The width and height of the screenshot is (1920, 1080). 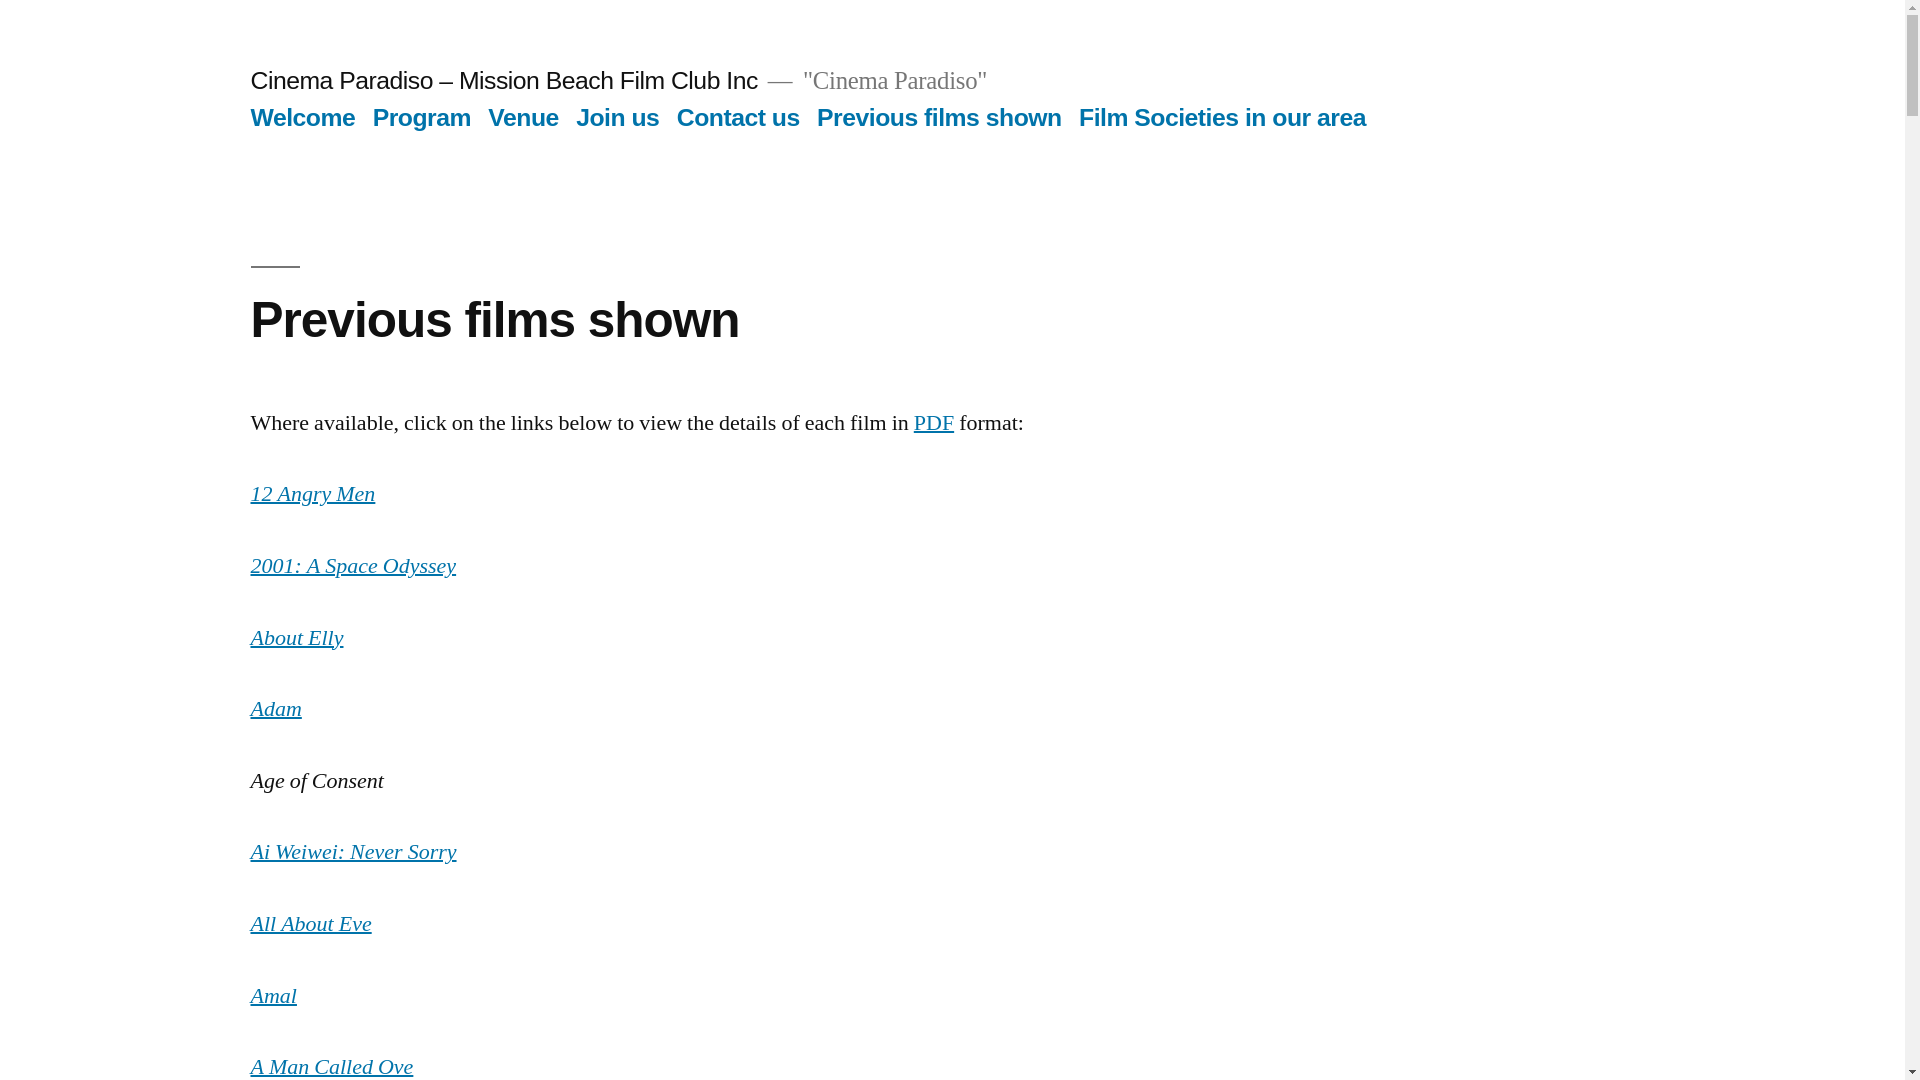 I want to click on 'All About Eve', so click(x=309, y=924).